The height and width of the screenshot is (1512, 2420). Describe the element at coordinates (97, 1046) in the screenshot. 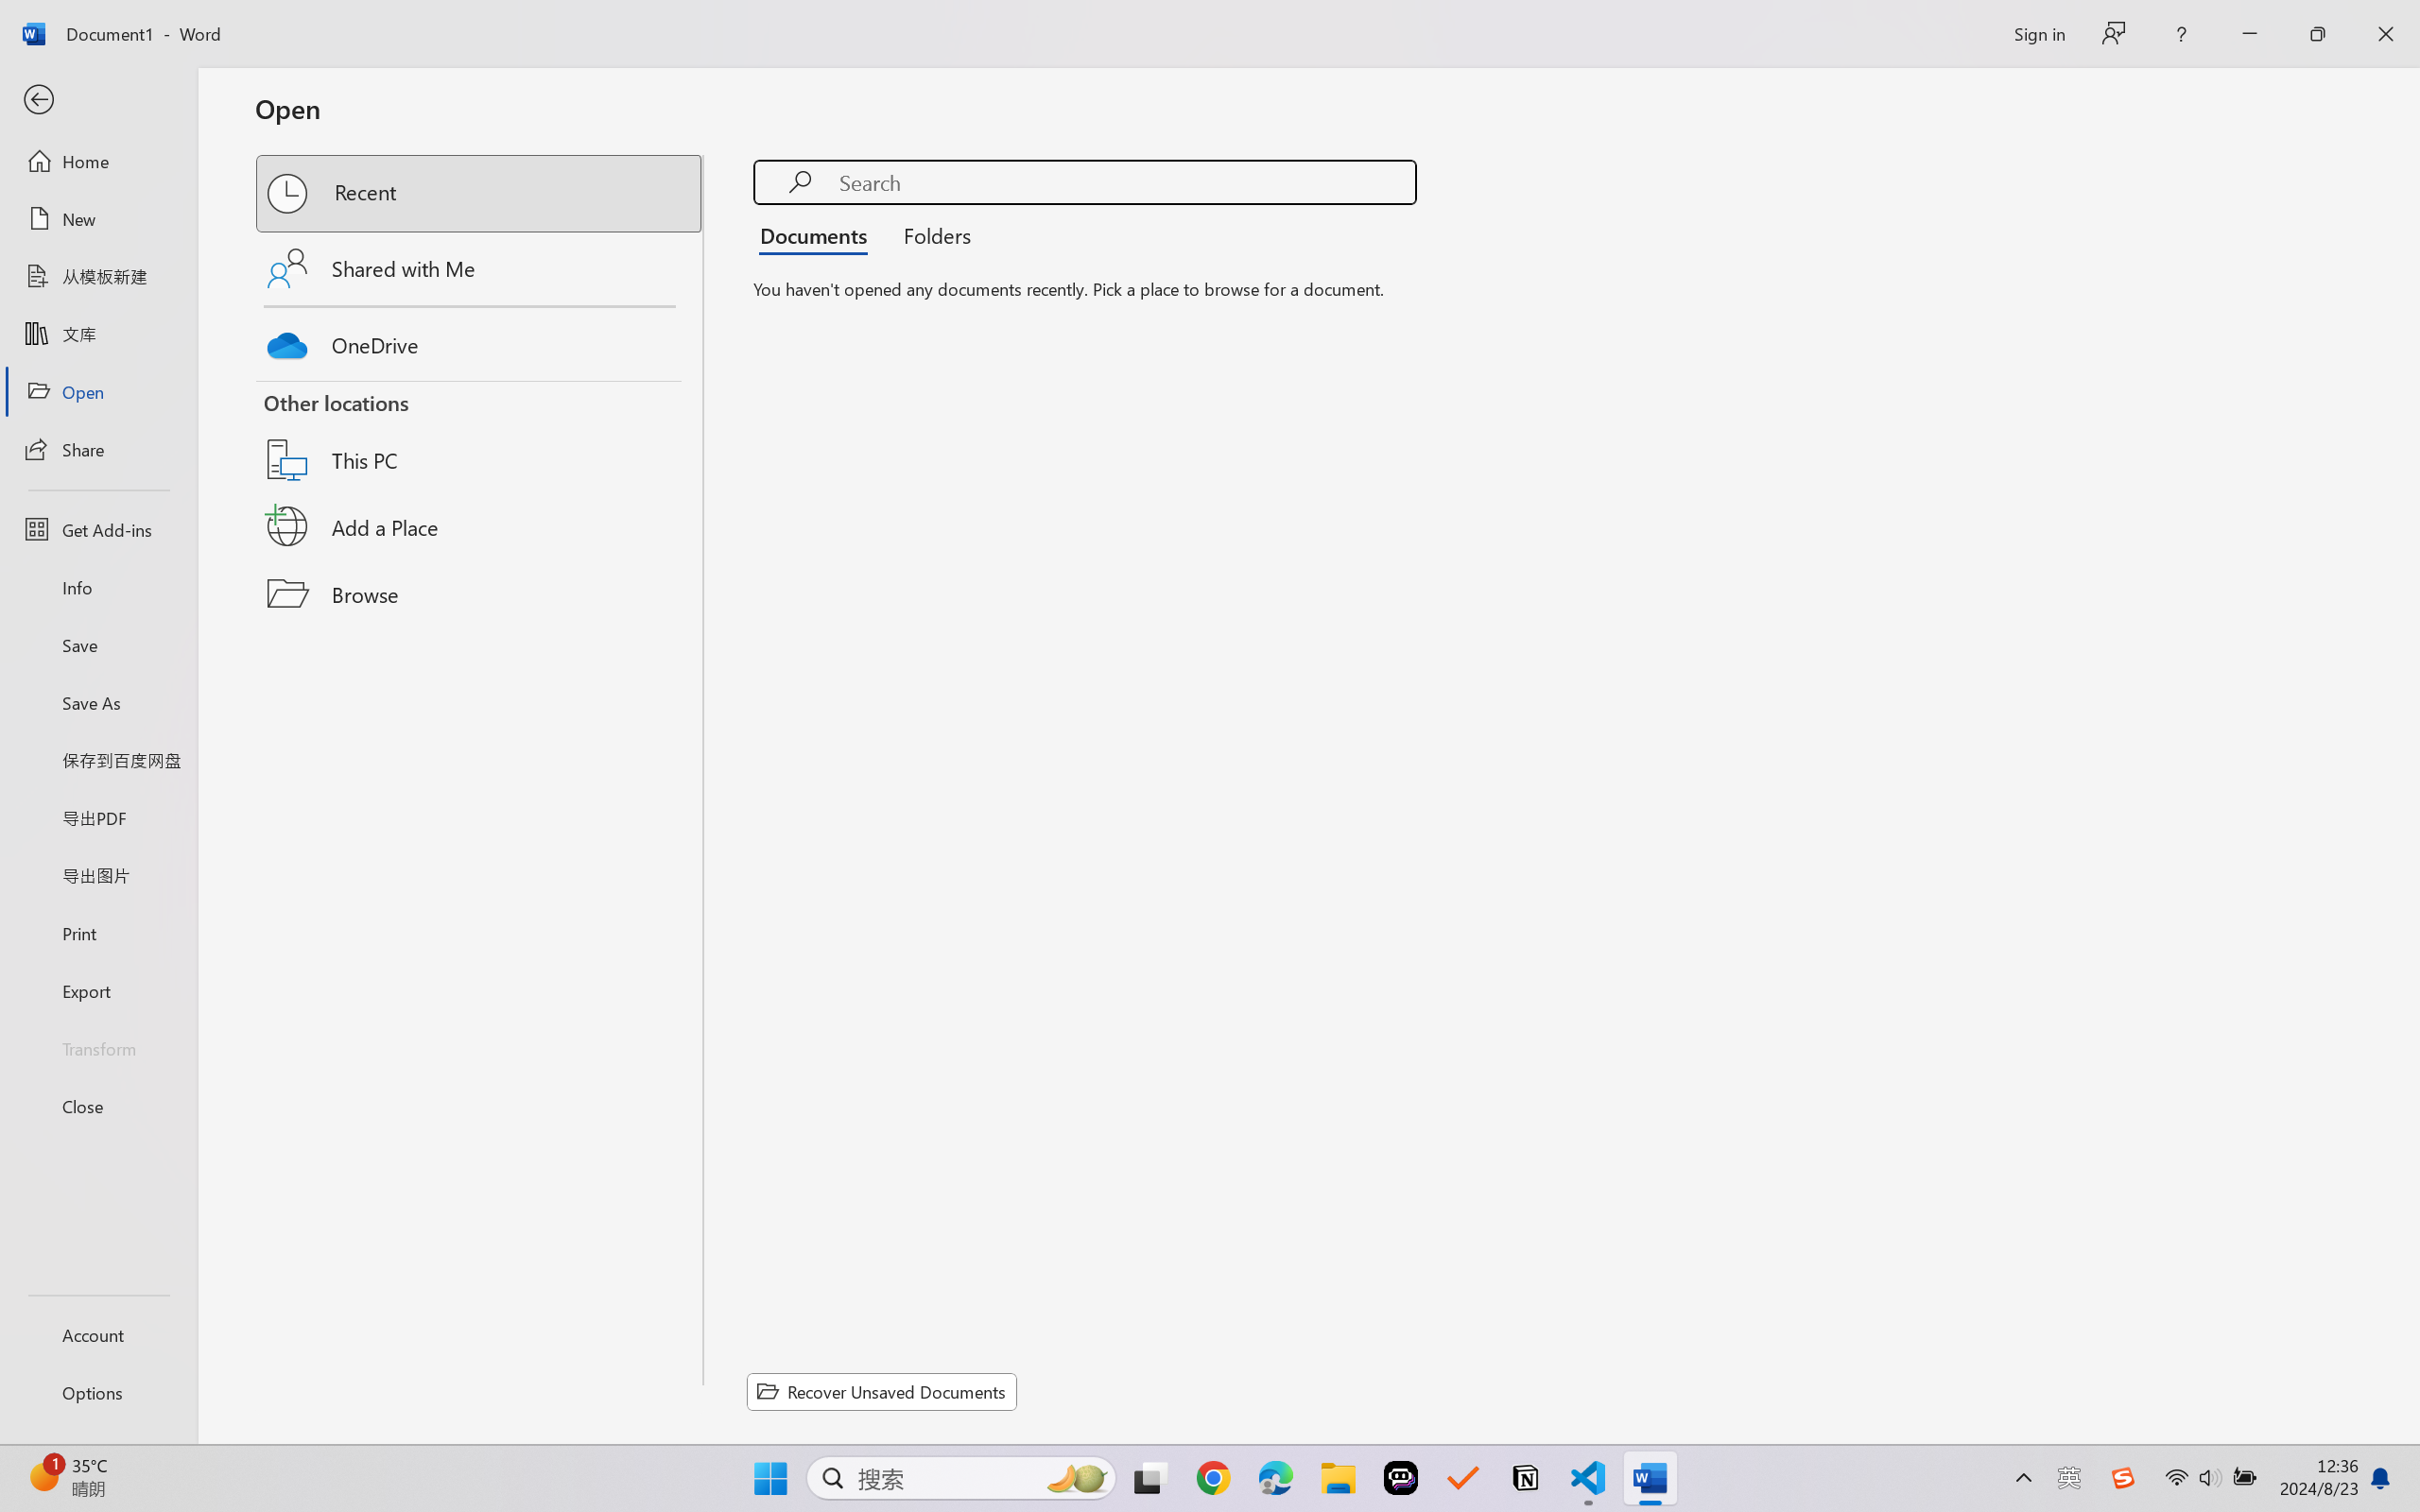

I see `'Transform'` at that location.